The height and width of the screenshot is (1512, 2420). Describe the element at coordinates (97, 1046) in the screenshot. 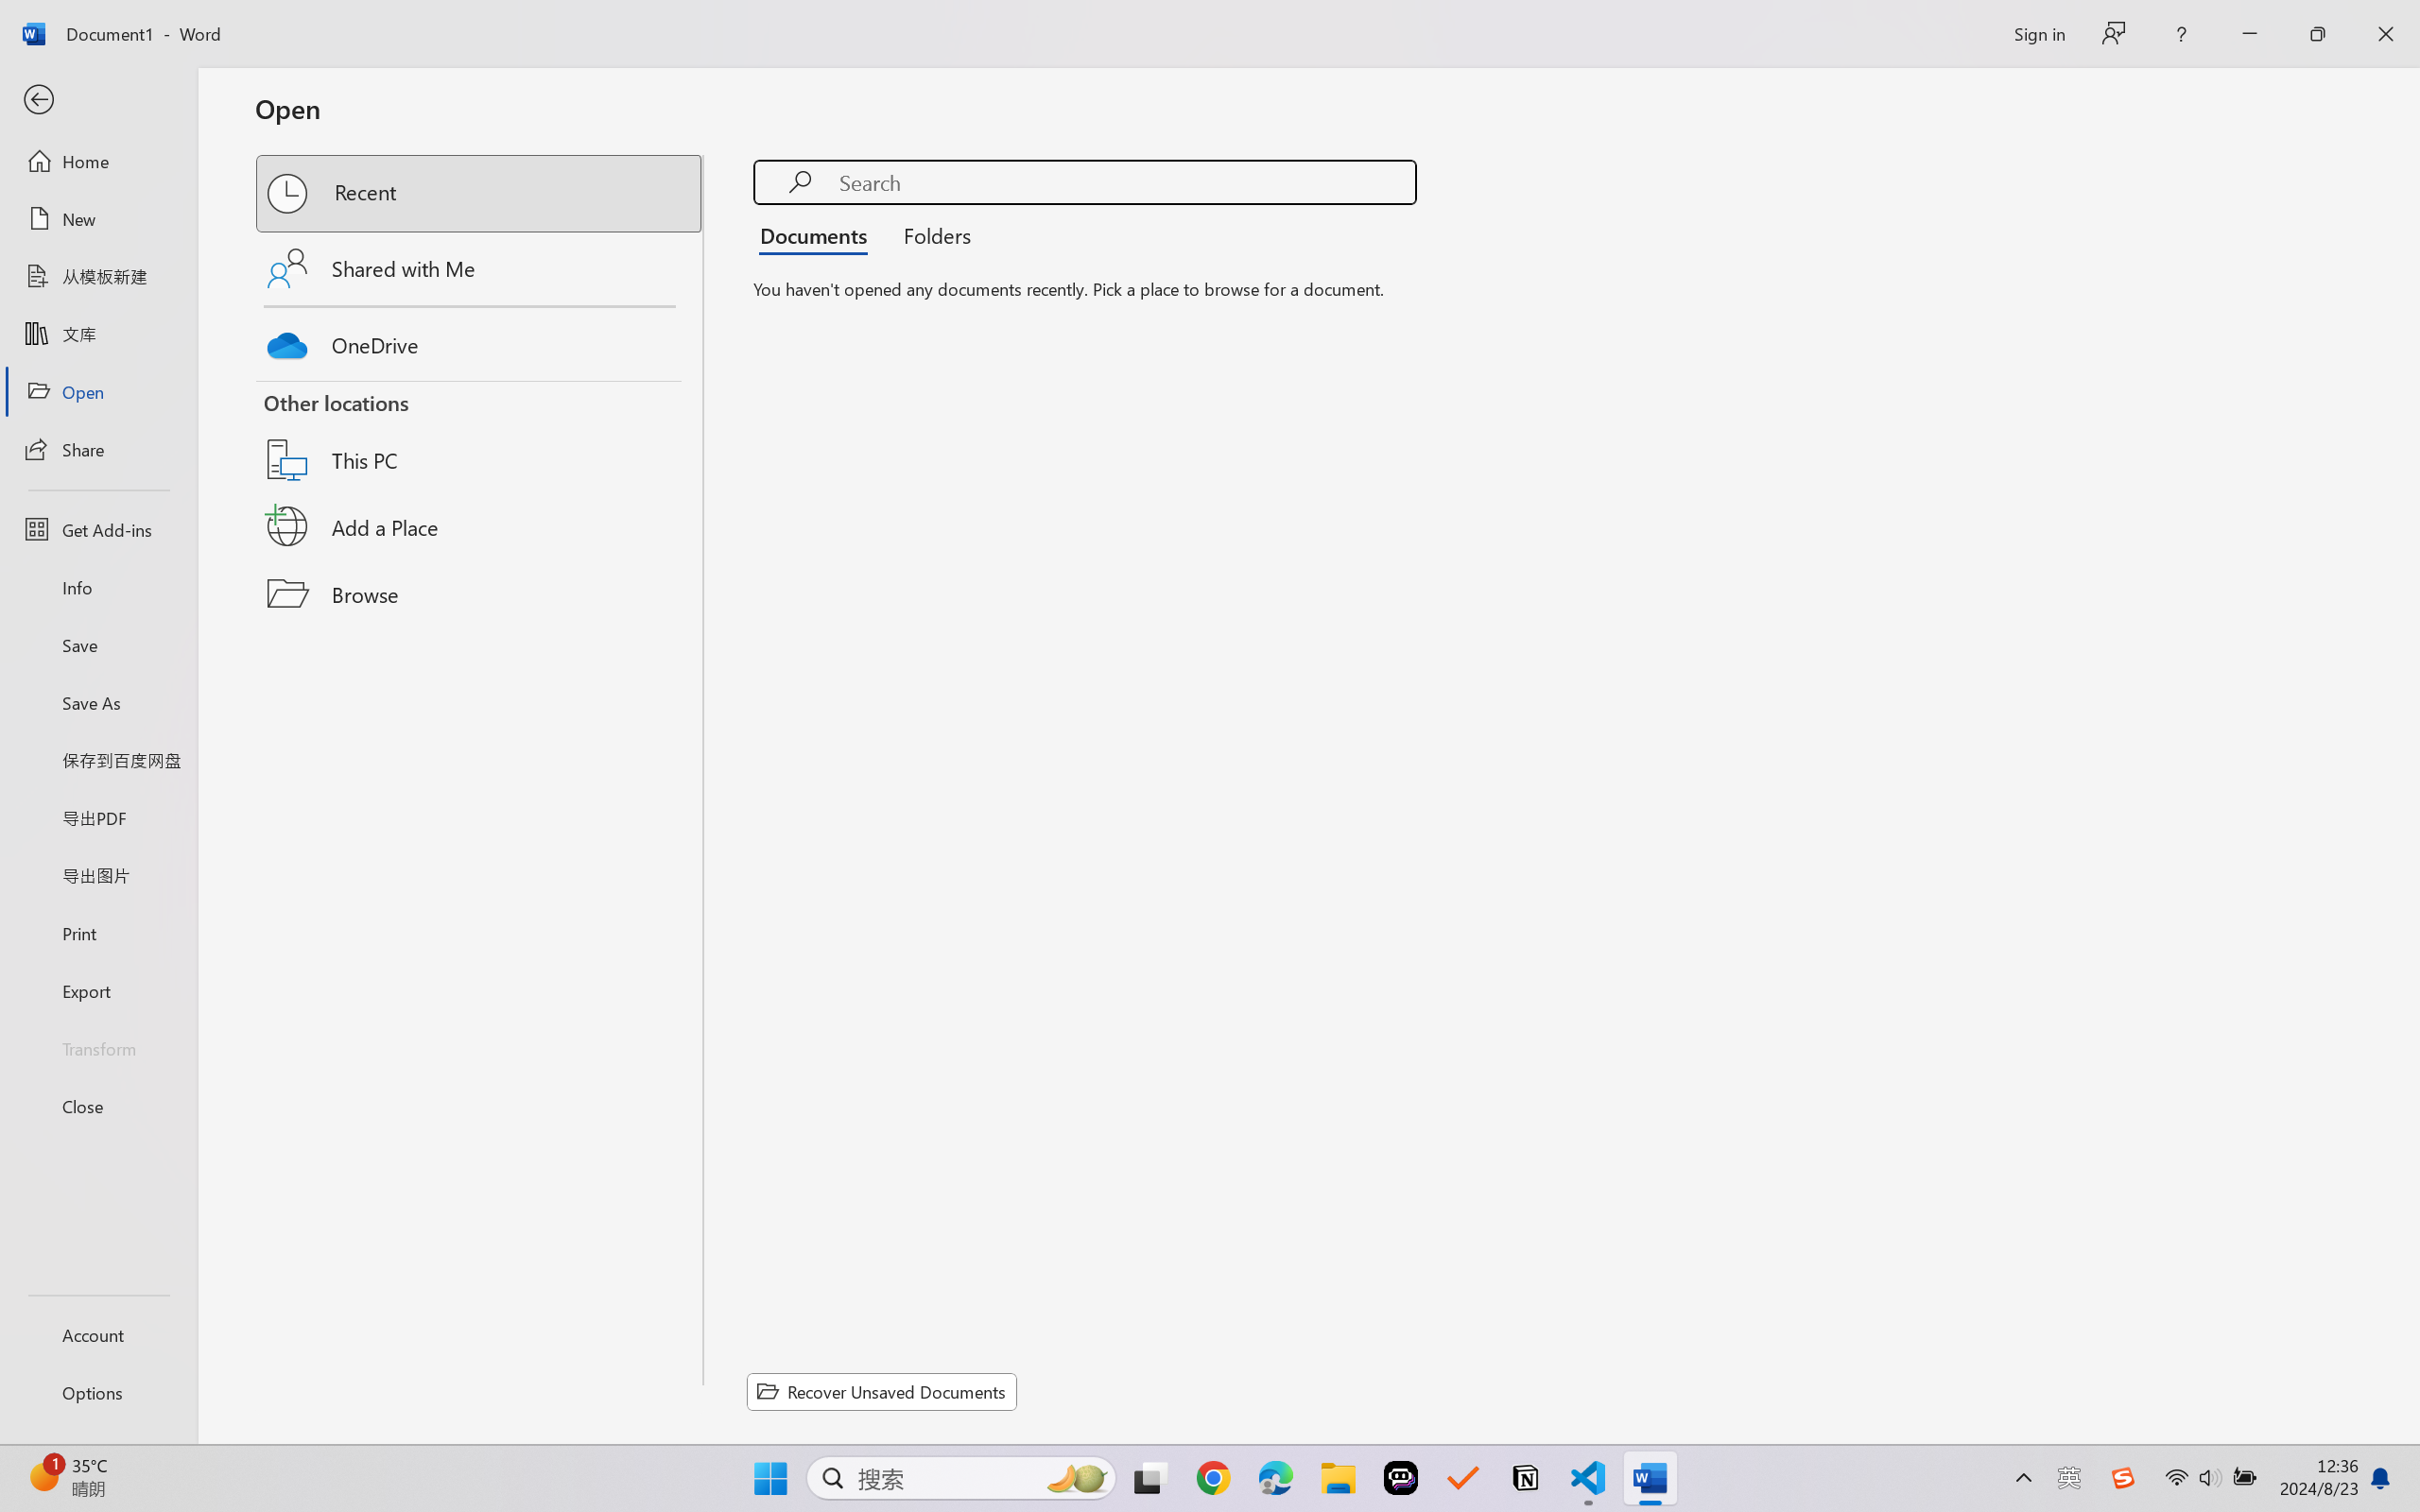

I see `'Transform'` at that location.